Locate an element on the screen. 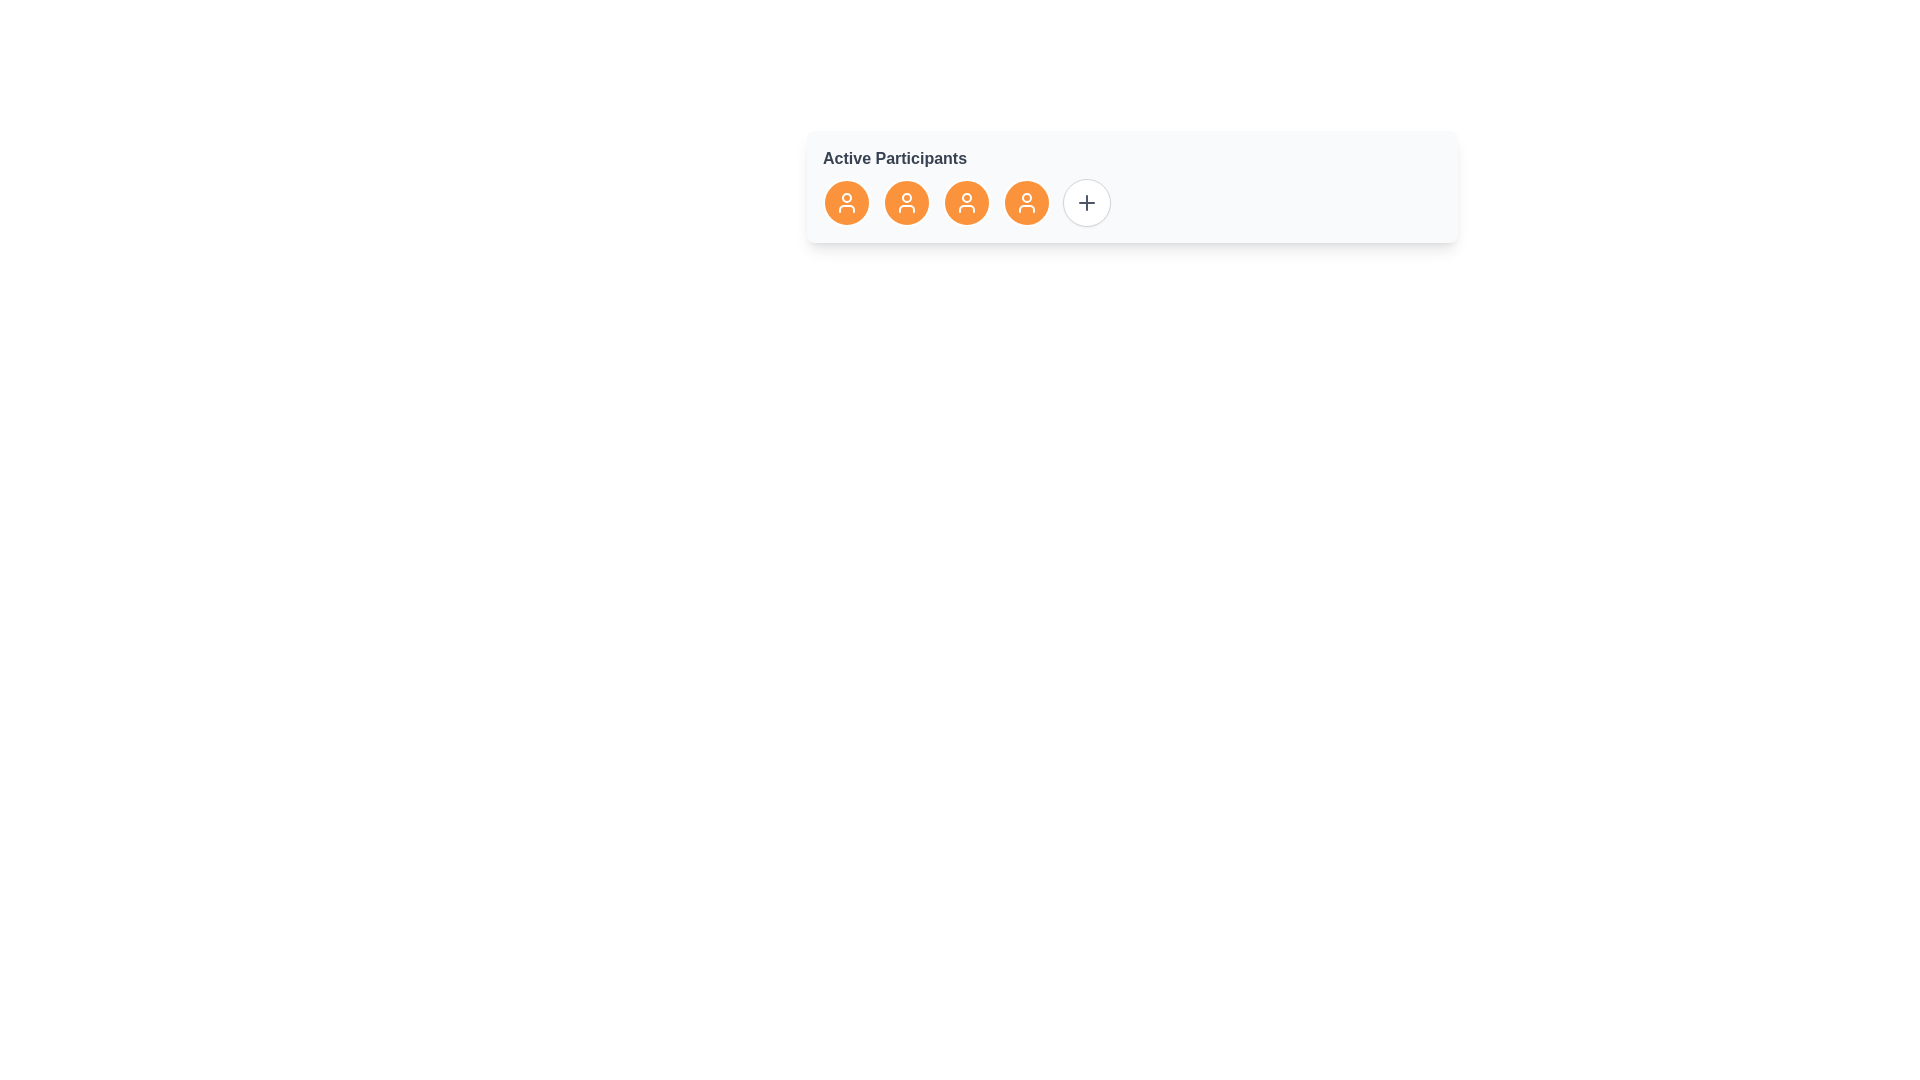 Image resolution: width=1920 pixels, height=1080 pixels. the first user icon in the 'Active Participants' section, located at the top-center area of the component is located at coordinates (846, 203).